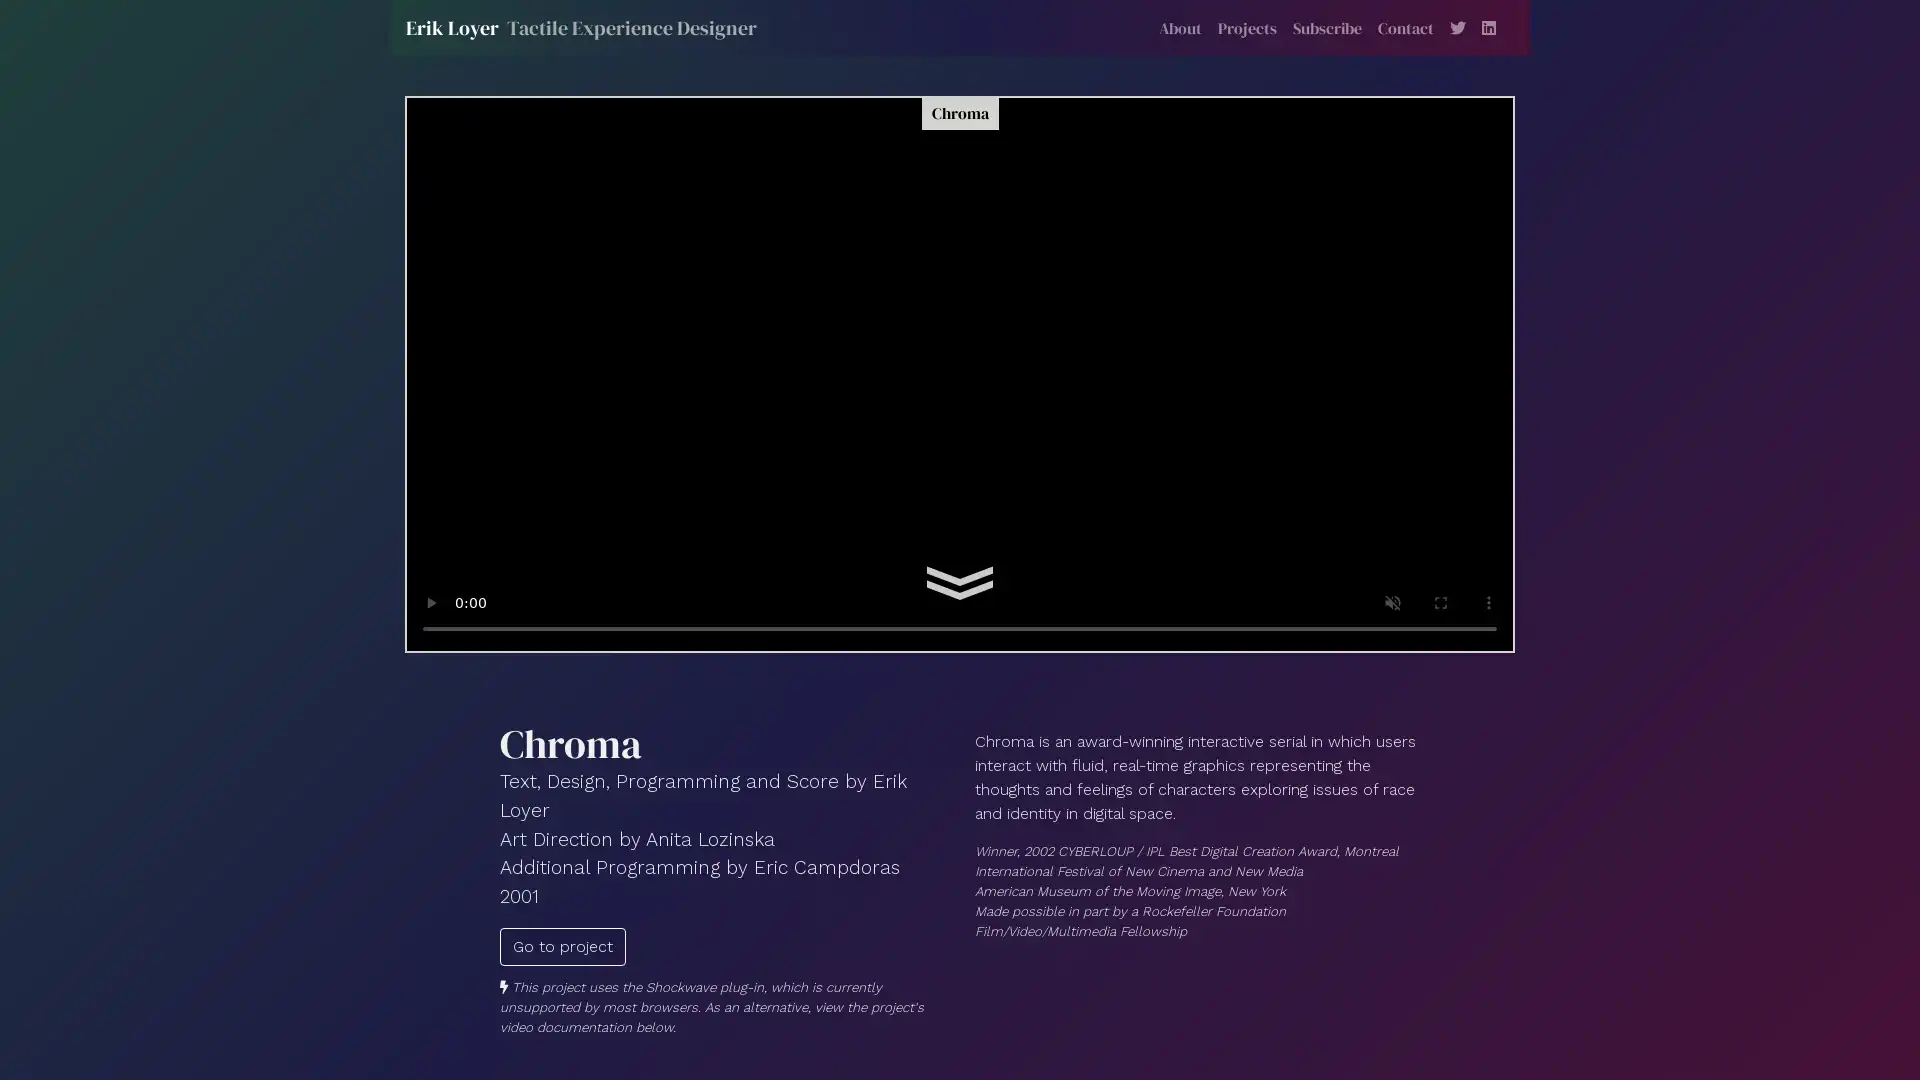 The image size is (1920, 1080). What do you see at coordinates (561, 945) in the screenshot?
I see `Go to project` at bounding box center [561, 945].